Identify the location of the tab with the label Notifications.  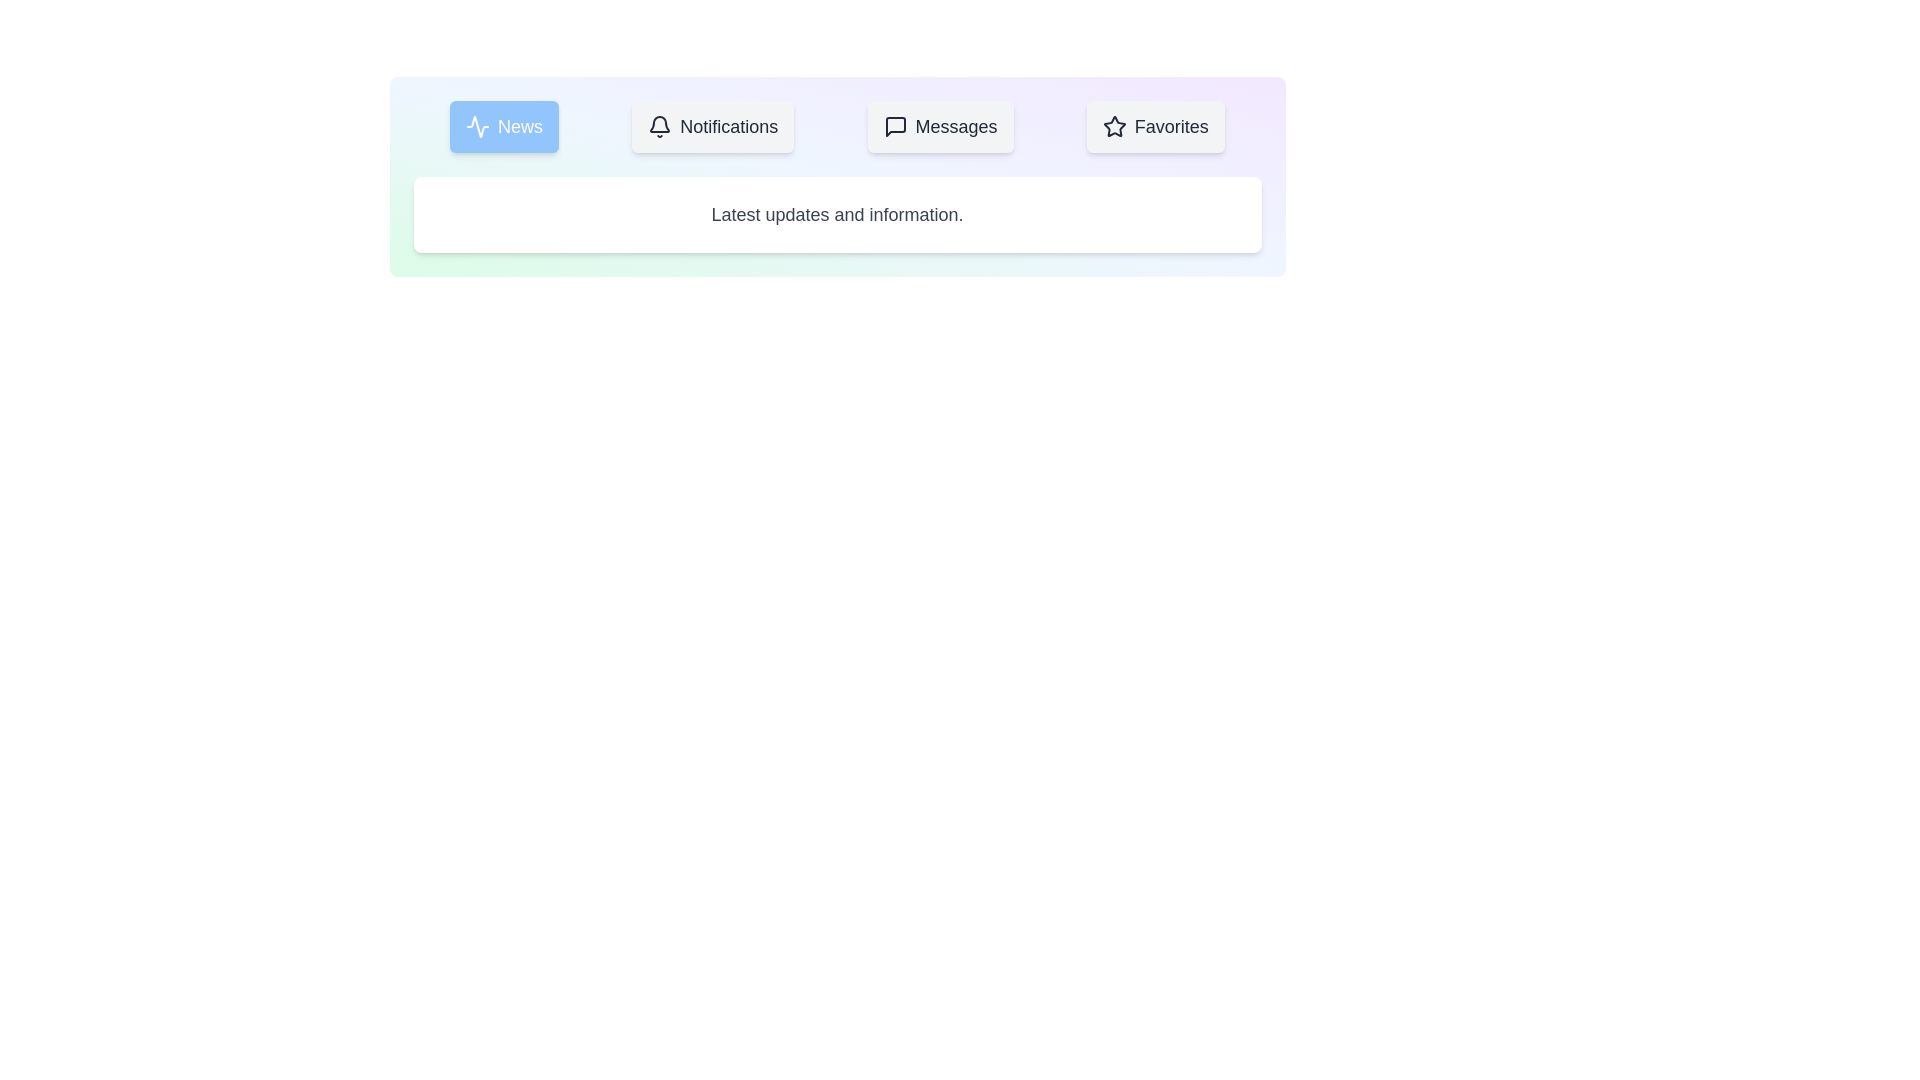
(713, 127).